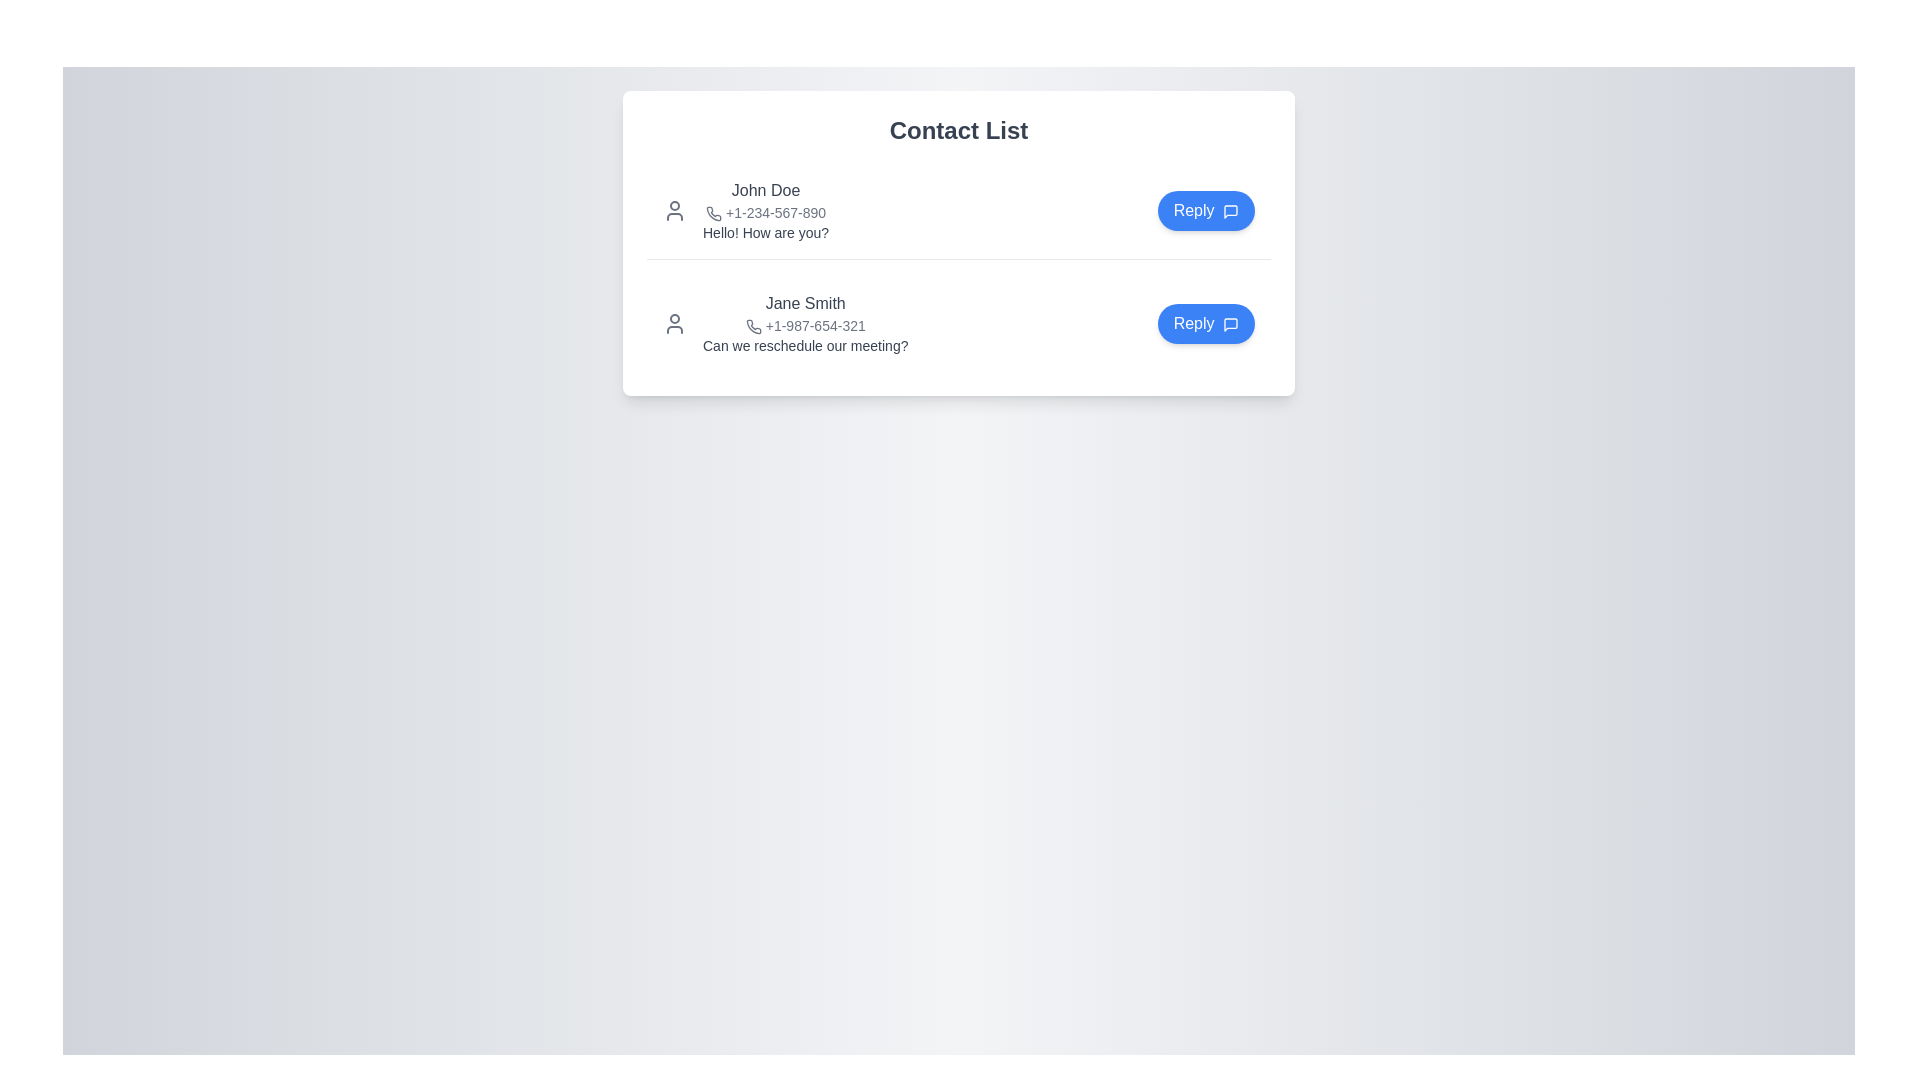 Image resolution: width=1920 pixels, height=1080 pixels. What do you see at coordinates (958, 131) in the screenshot?
I see `the static text label heading that indicates the 'Contact List', positioned at the center of the page above the contact list` at bounding box center [958, 131].